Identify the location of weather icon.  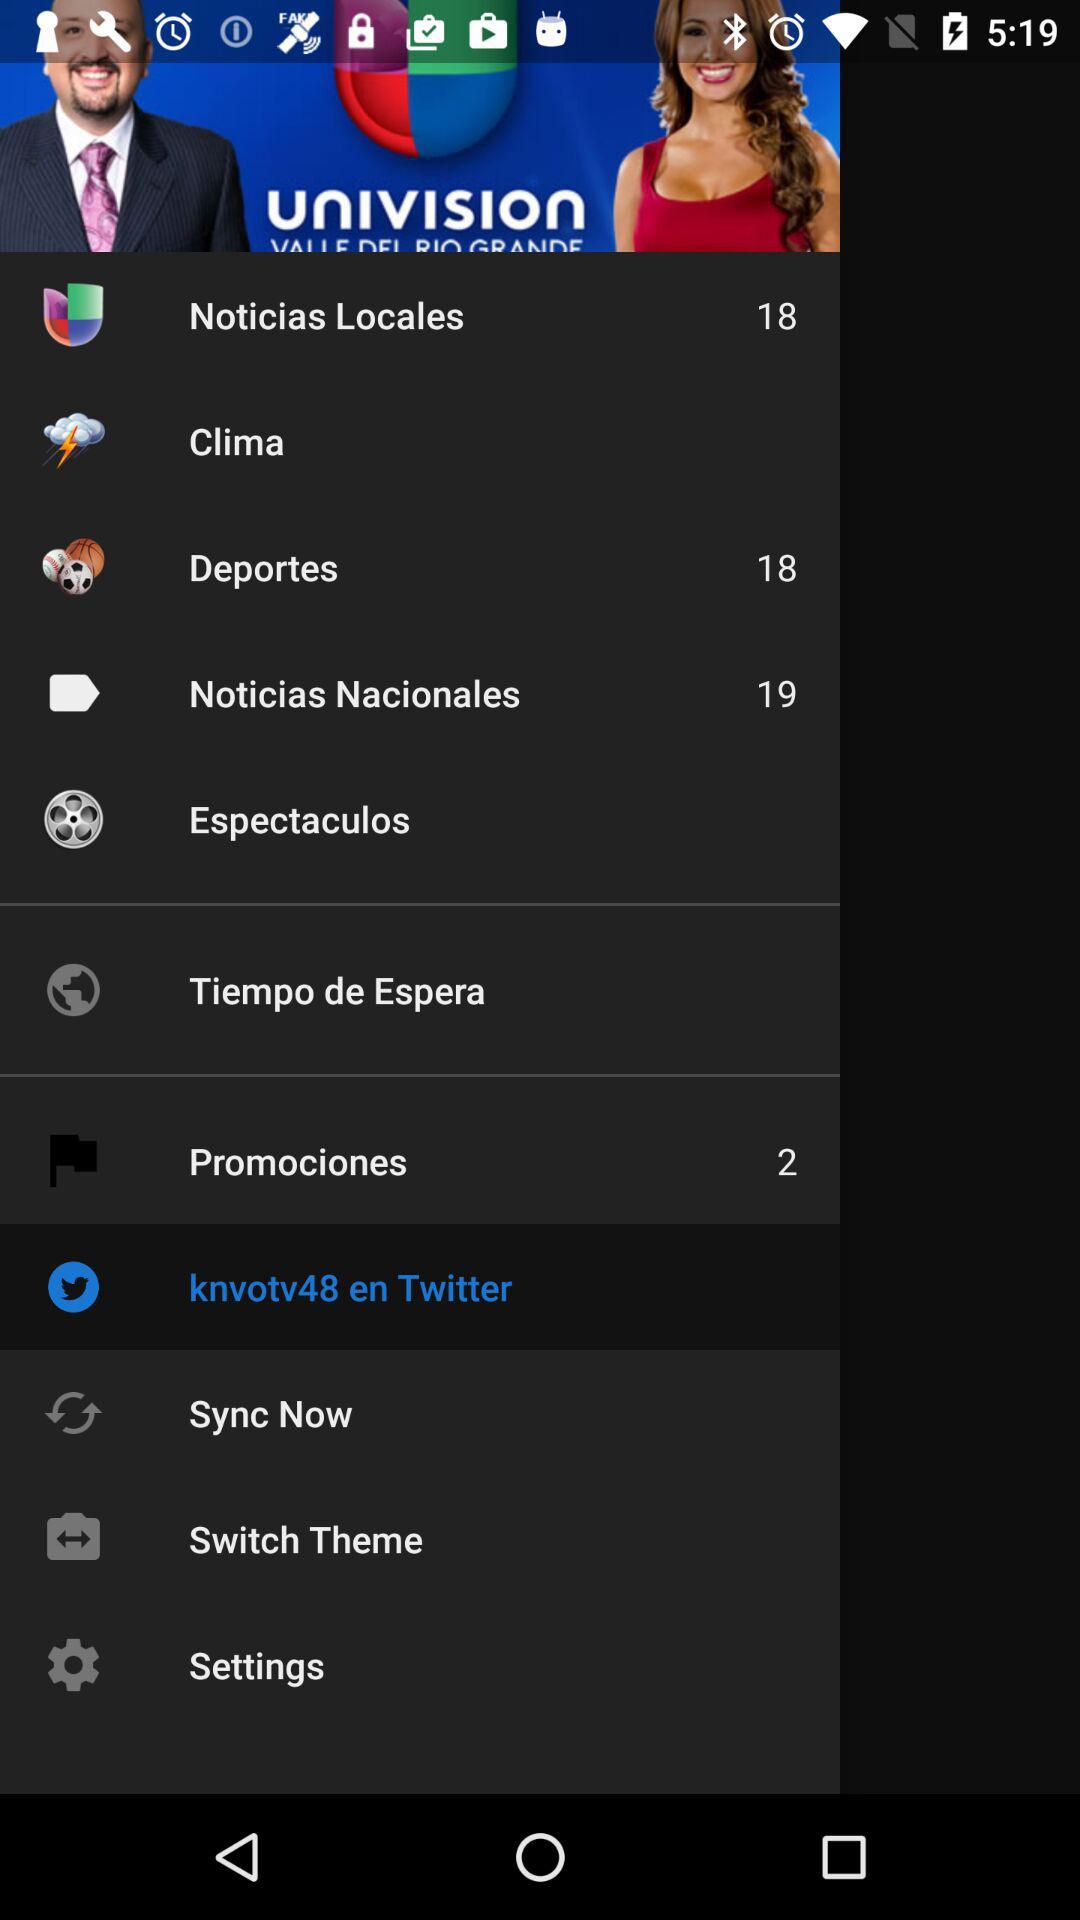
(72, 440).